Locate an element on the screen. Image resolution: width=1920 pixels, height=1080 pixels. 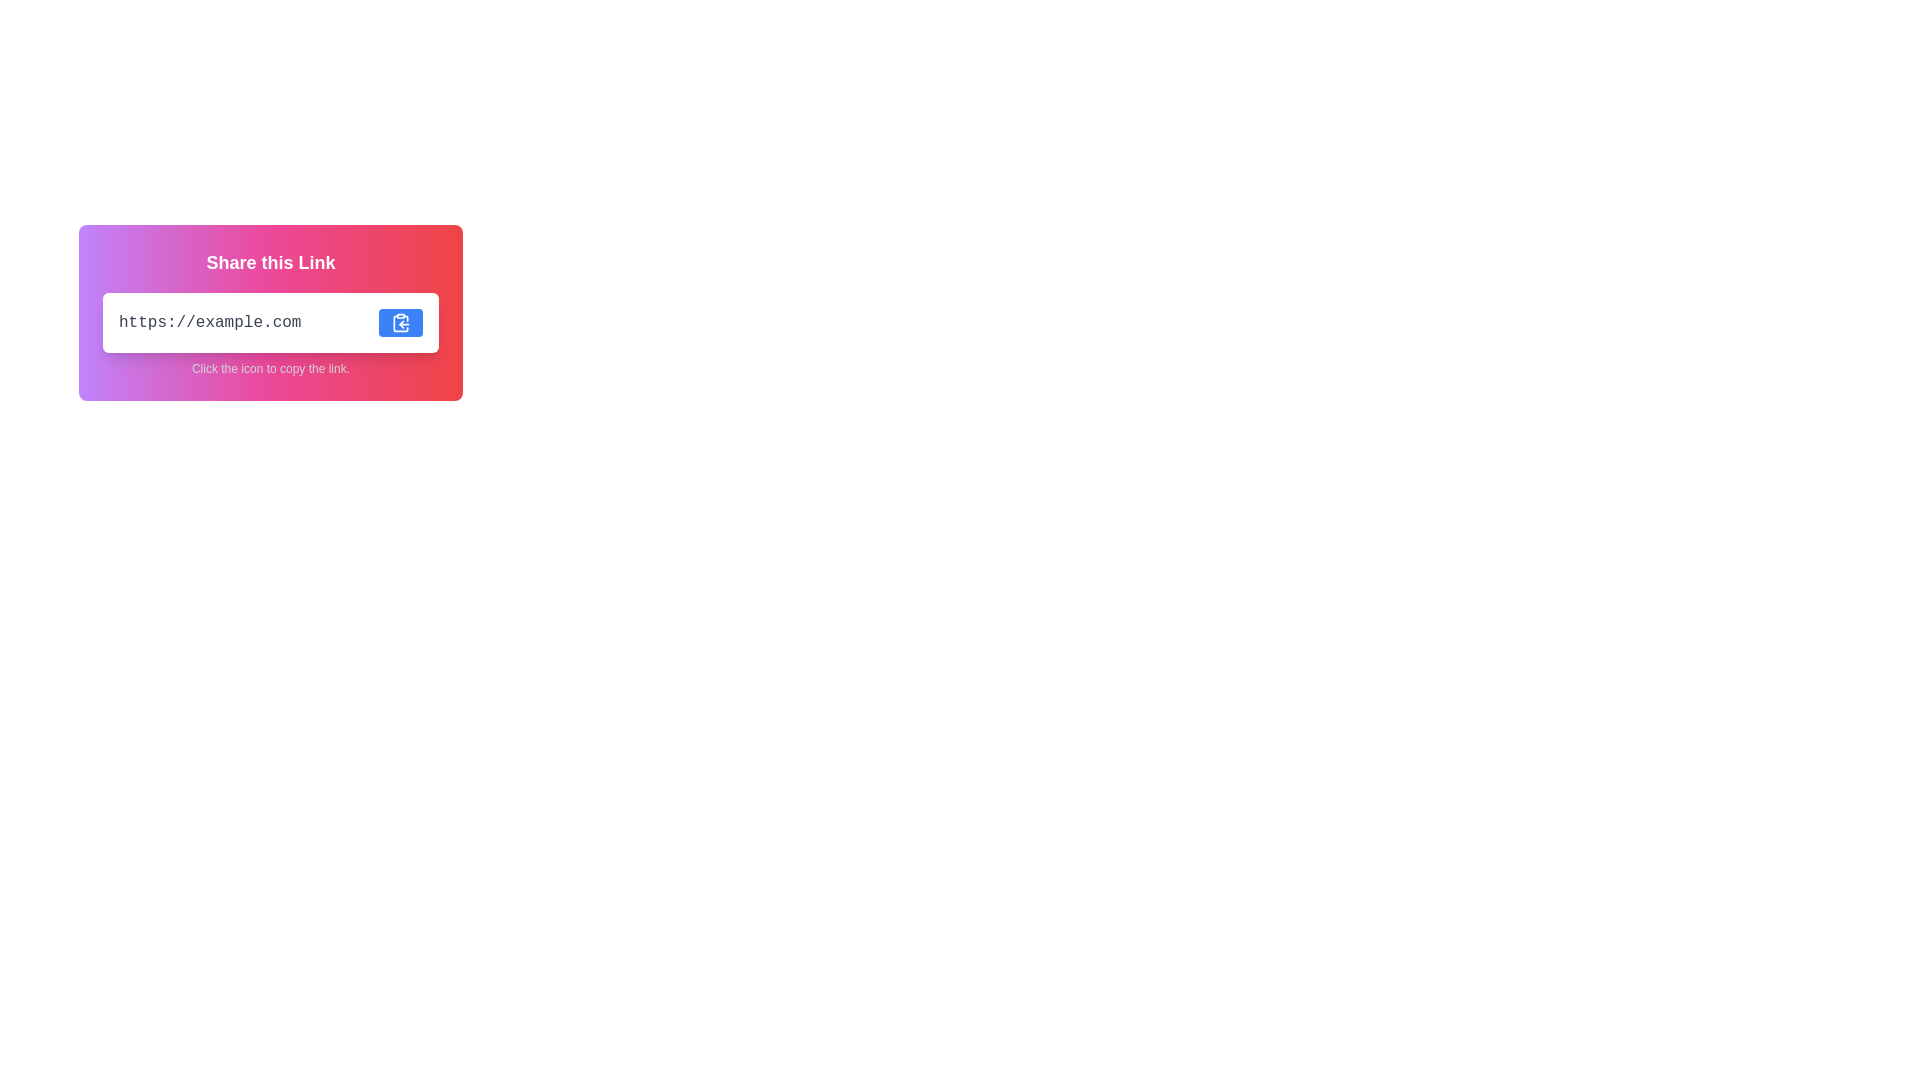
the clipboard-like icon button with a blue background and white border in the top-right corner of the 'Share this Link' card interface is located at coordinates (400, 322).